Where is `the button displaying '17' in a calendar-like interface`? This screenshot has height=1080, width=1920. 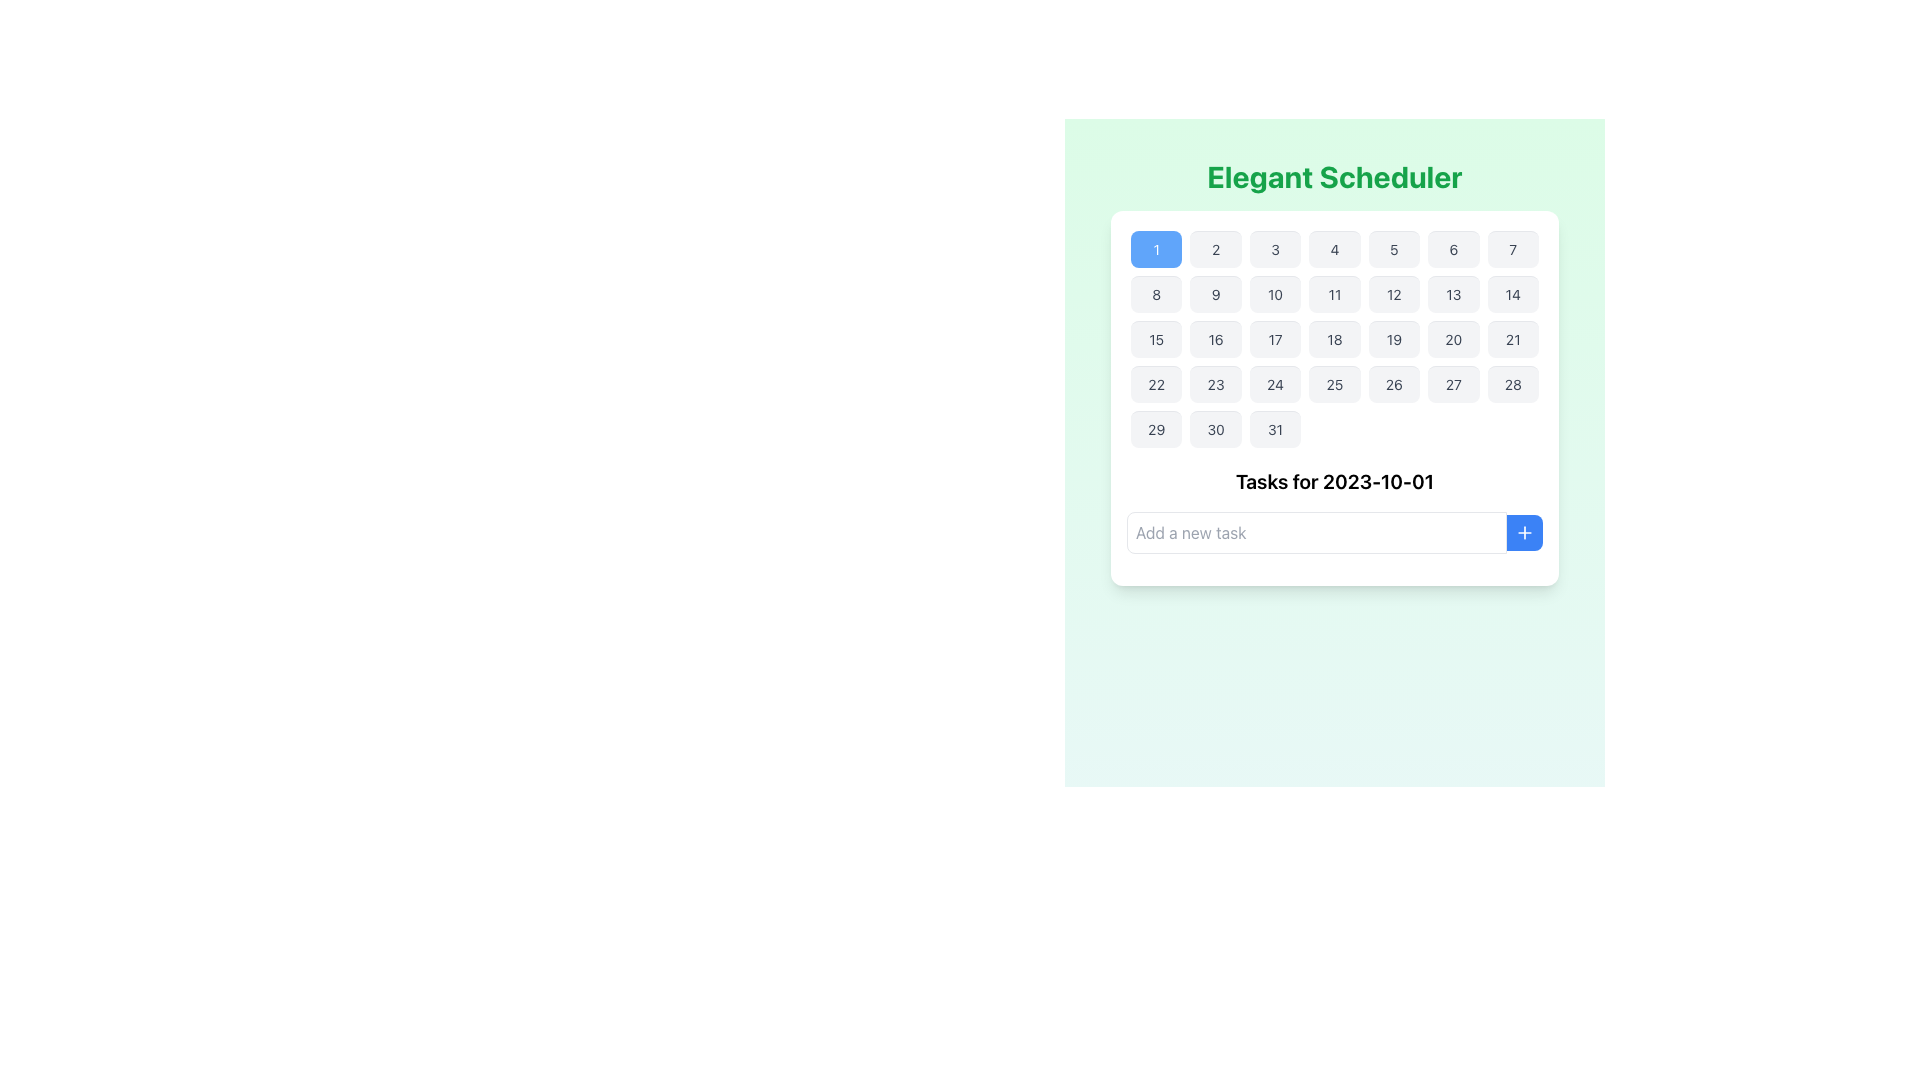
the button displaying '17' in a calendar-like interface is located at coordinates (1274, 338).